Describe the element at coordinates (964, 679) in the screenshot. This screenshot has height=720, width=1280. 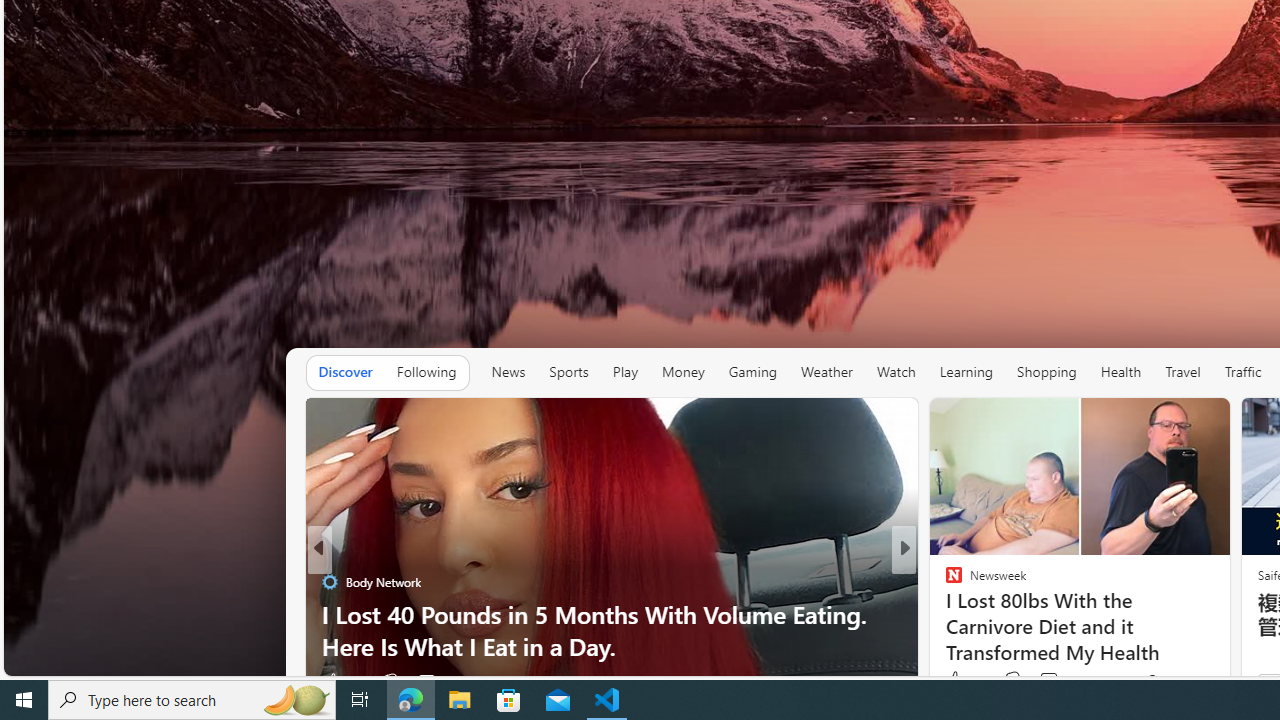
I see `'383 Like'` at that location.